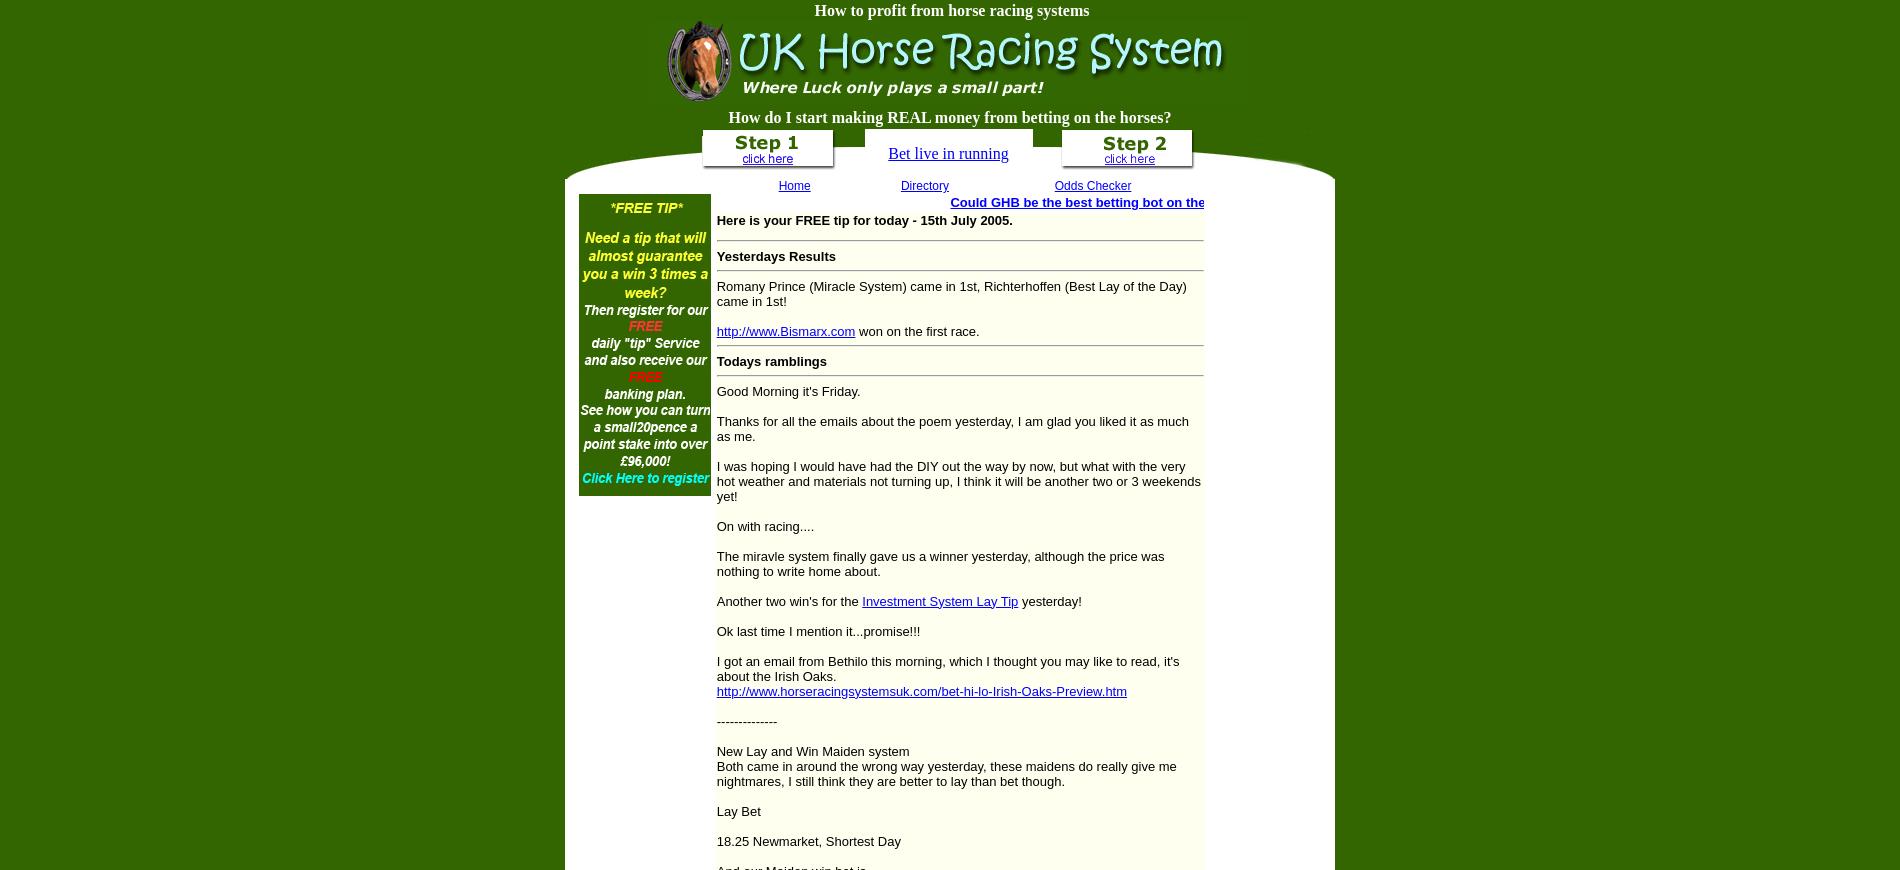 Image resolution: width=1900 pixels, height=870 pixels. I want to click on 'Romany Prince (Miracle System) came in 1st, Richterhoffen (Best Lay
of the Day) came in 1st!', so click(714, 293).